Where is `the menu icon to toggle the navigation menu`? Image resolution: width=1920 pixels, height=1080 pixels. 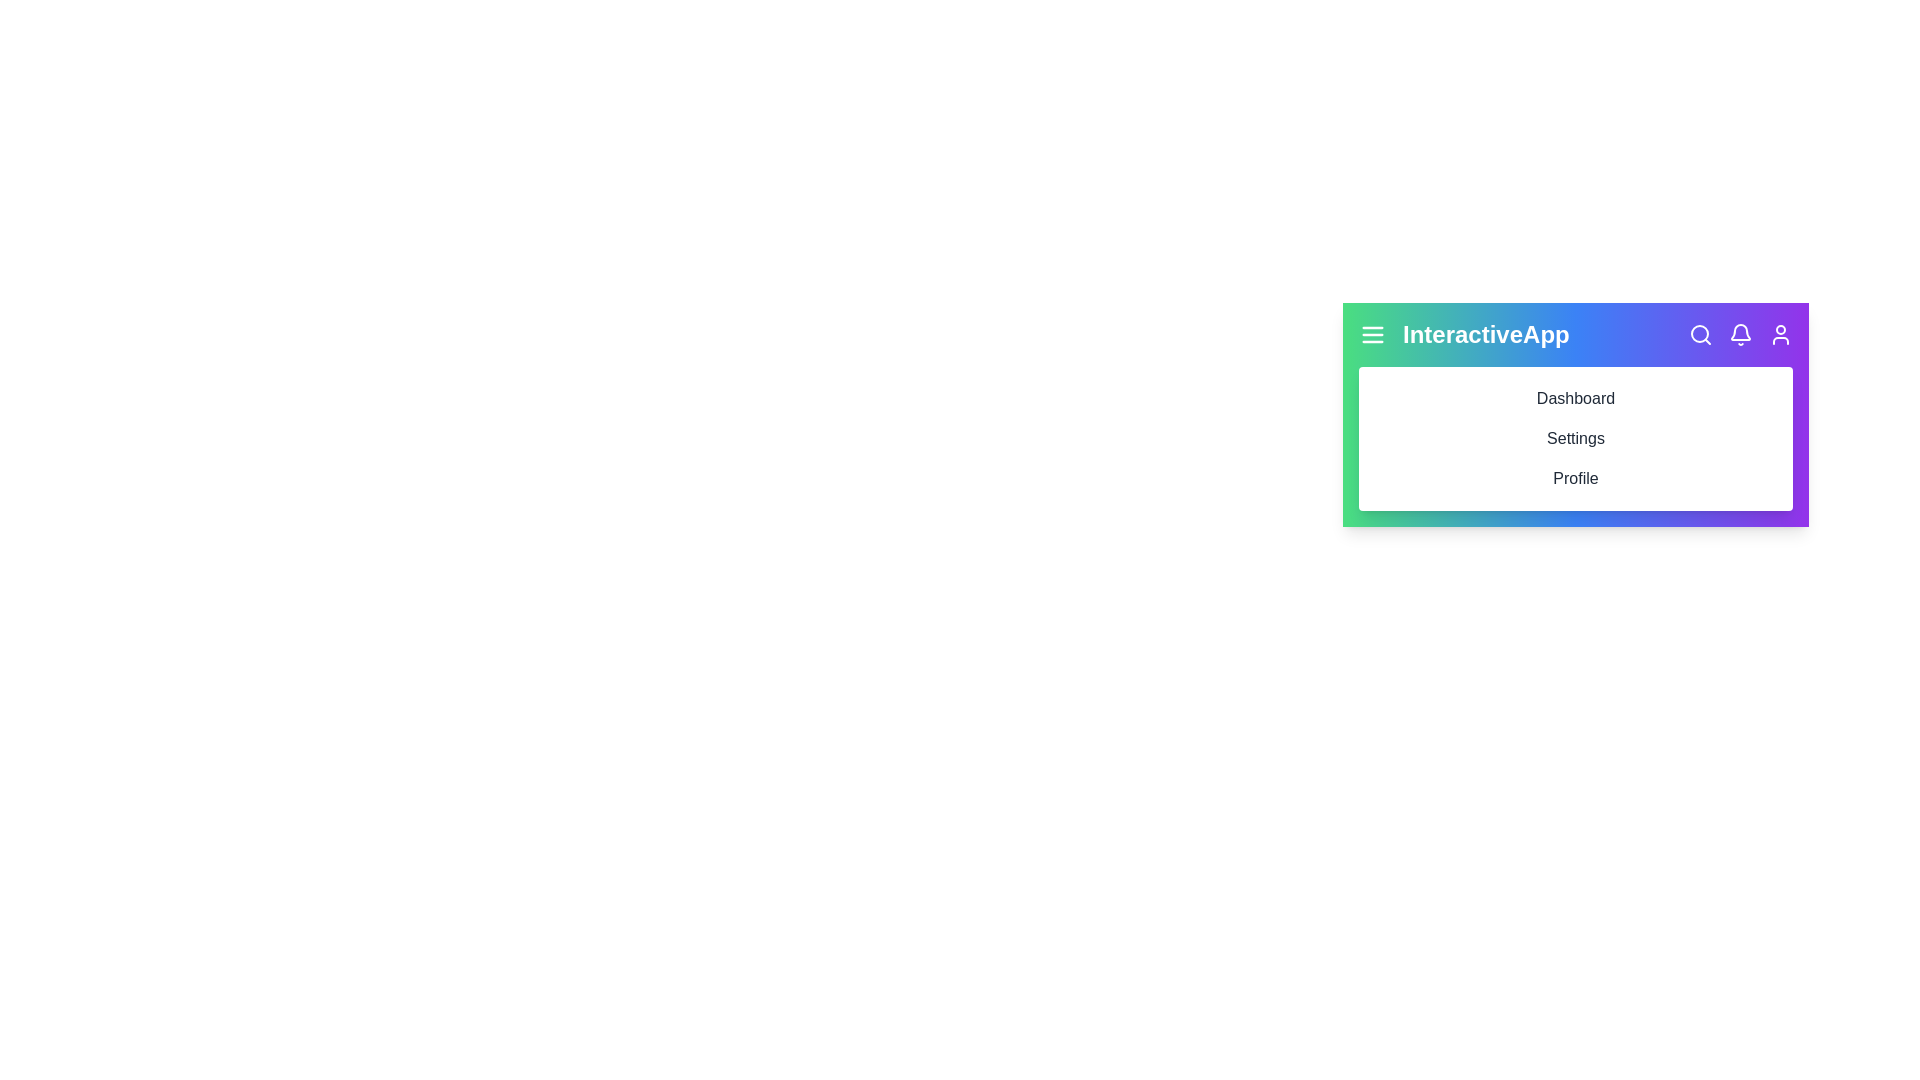 the menu icon to toggle the navigation menu is located at coordinates (1371, 334).